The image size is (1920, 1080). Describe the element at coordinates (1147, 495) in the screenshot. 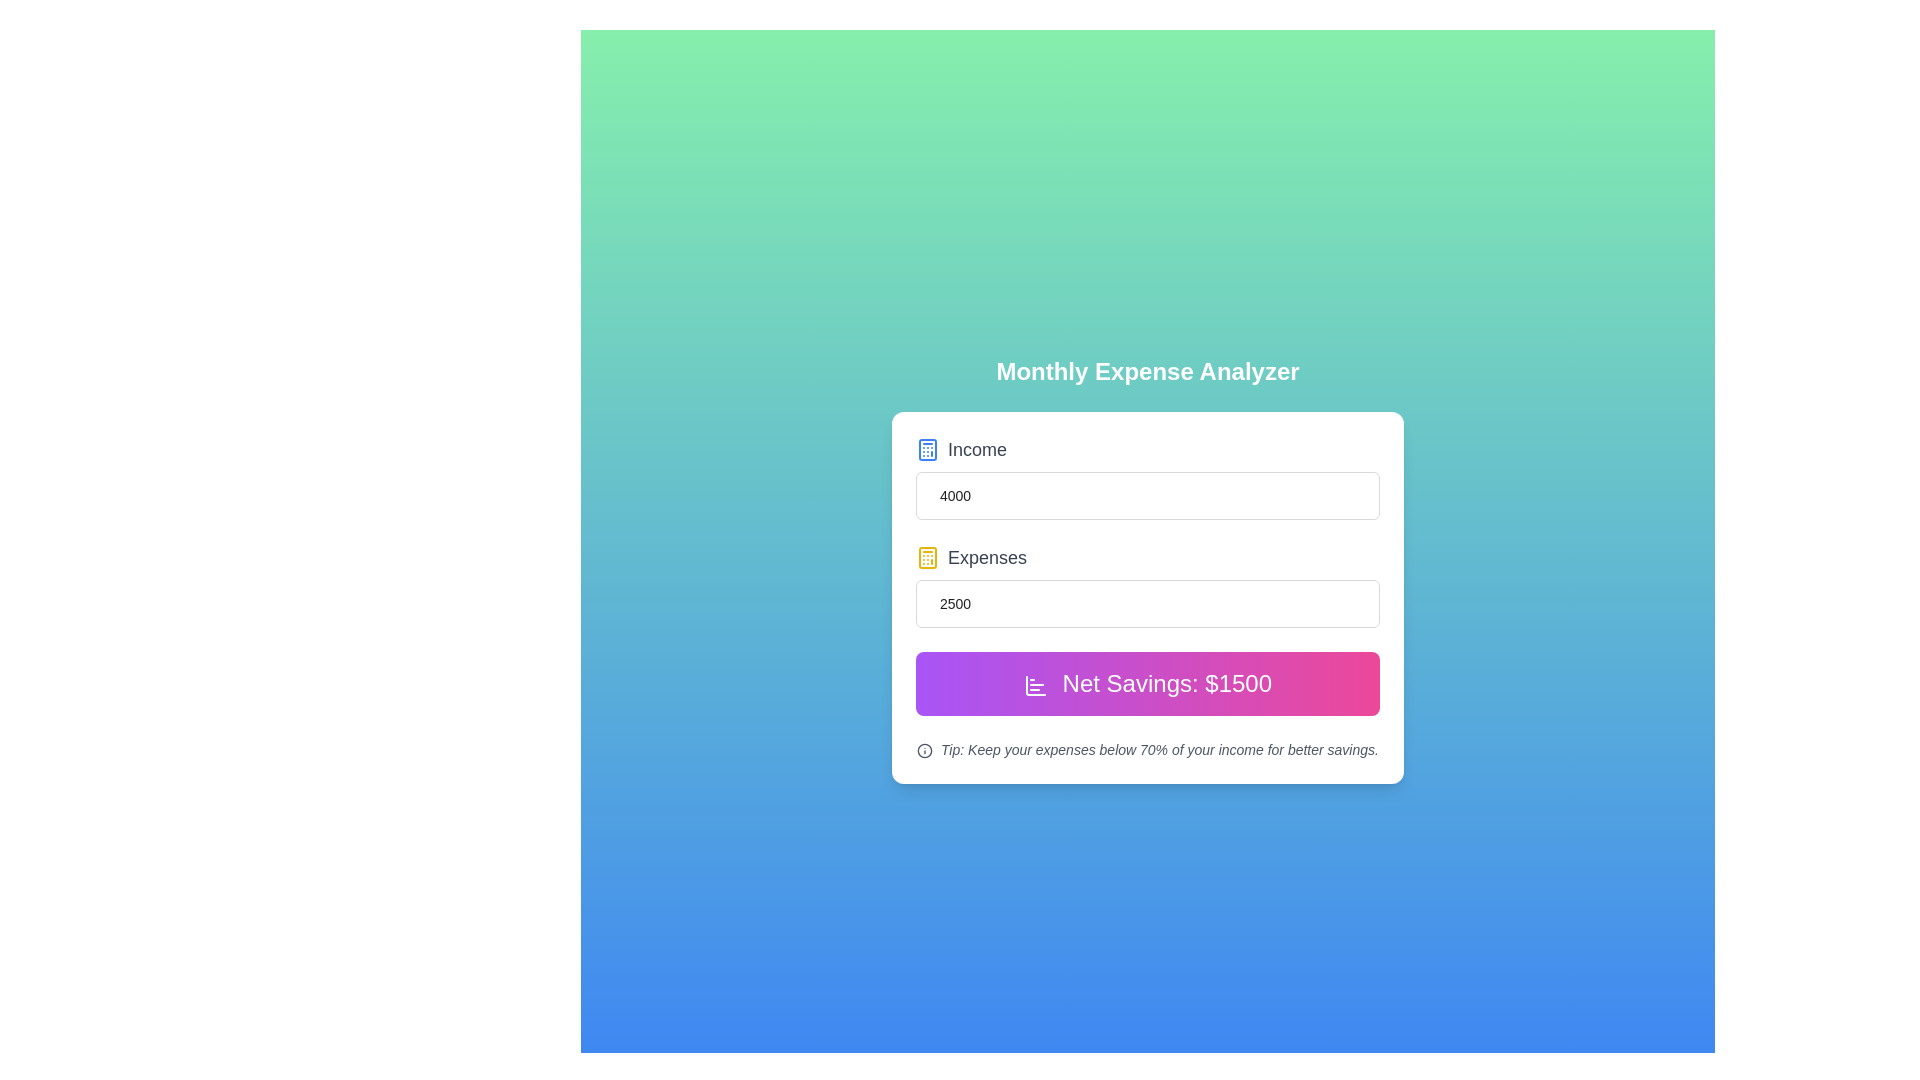

I see `the numeric input field for 'Income' located in the upper part of the white panel to focus the field` at that location.